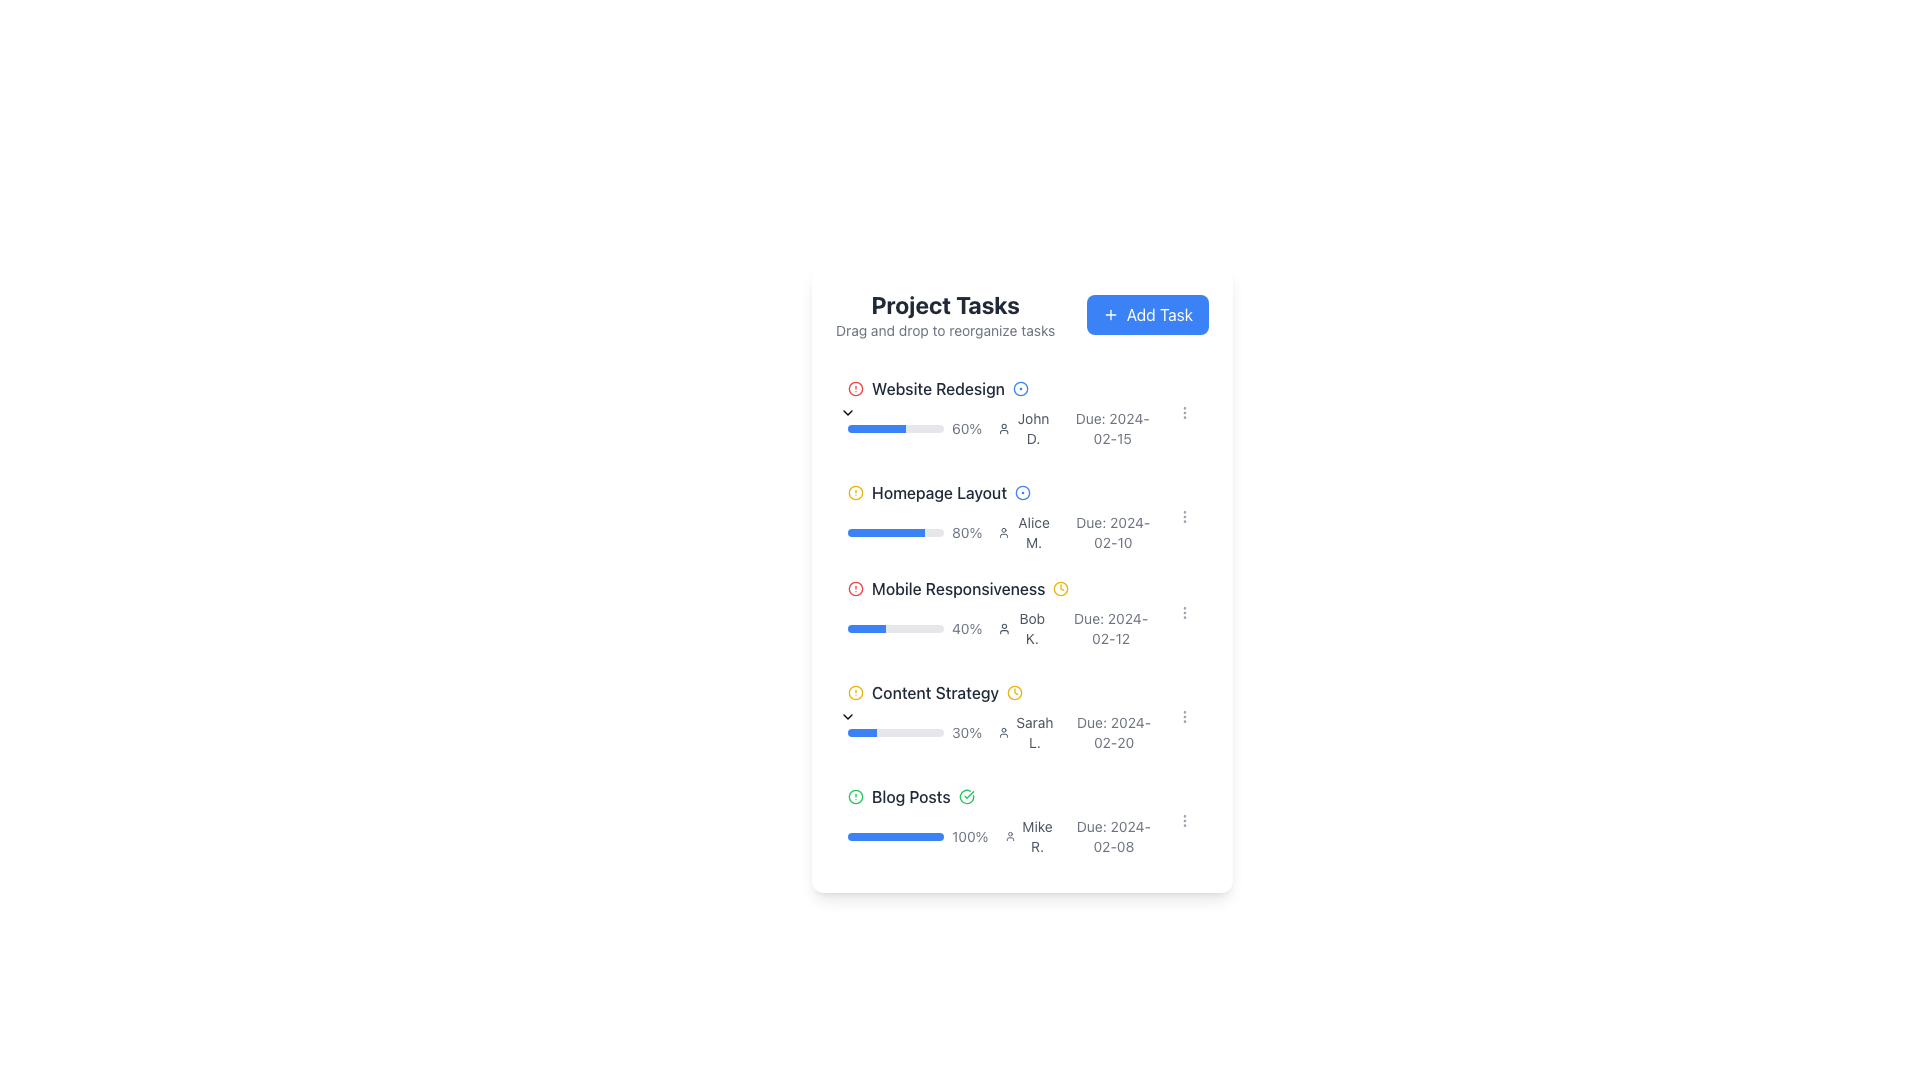 Image resolution: width=1920 pixels, height=1080 pixels. What do you see at coordinates (895, 732) in the screenshot?
I see `the horizontal progress bar with a light gray background and blue-filled portion, located in the 'Content Strategy' row, positioned near the center of the row group` at bounding box center [895, 732].